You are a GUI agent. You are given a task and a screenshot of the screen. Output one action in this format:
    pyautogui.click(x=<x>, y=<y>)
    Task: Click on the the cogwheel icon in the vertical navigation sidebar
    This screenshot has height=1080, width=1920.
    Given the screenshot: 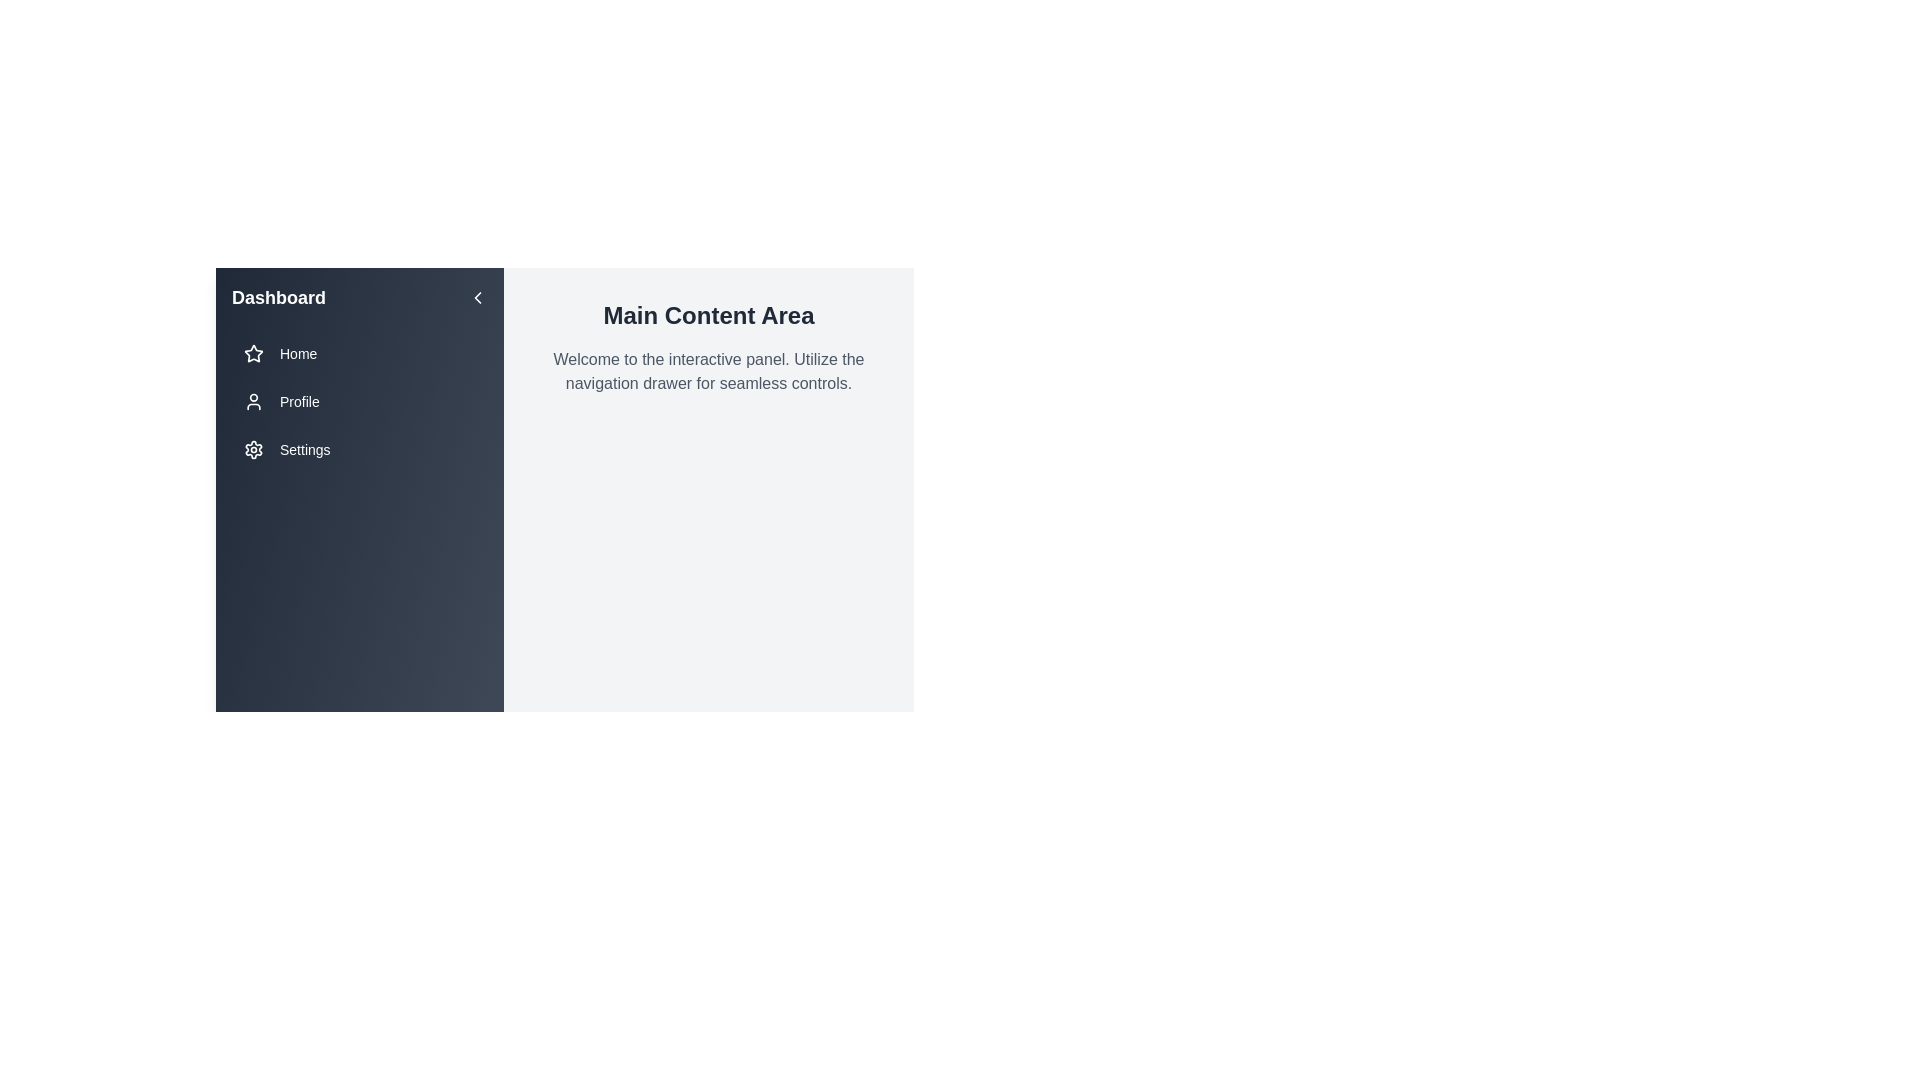 What is the action you would take?
    pyautogui.click(x=253, y=450)
    